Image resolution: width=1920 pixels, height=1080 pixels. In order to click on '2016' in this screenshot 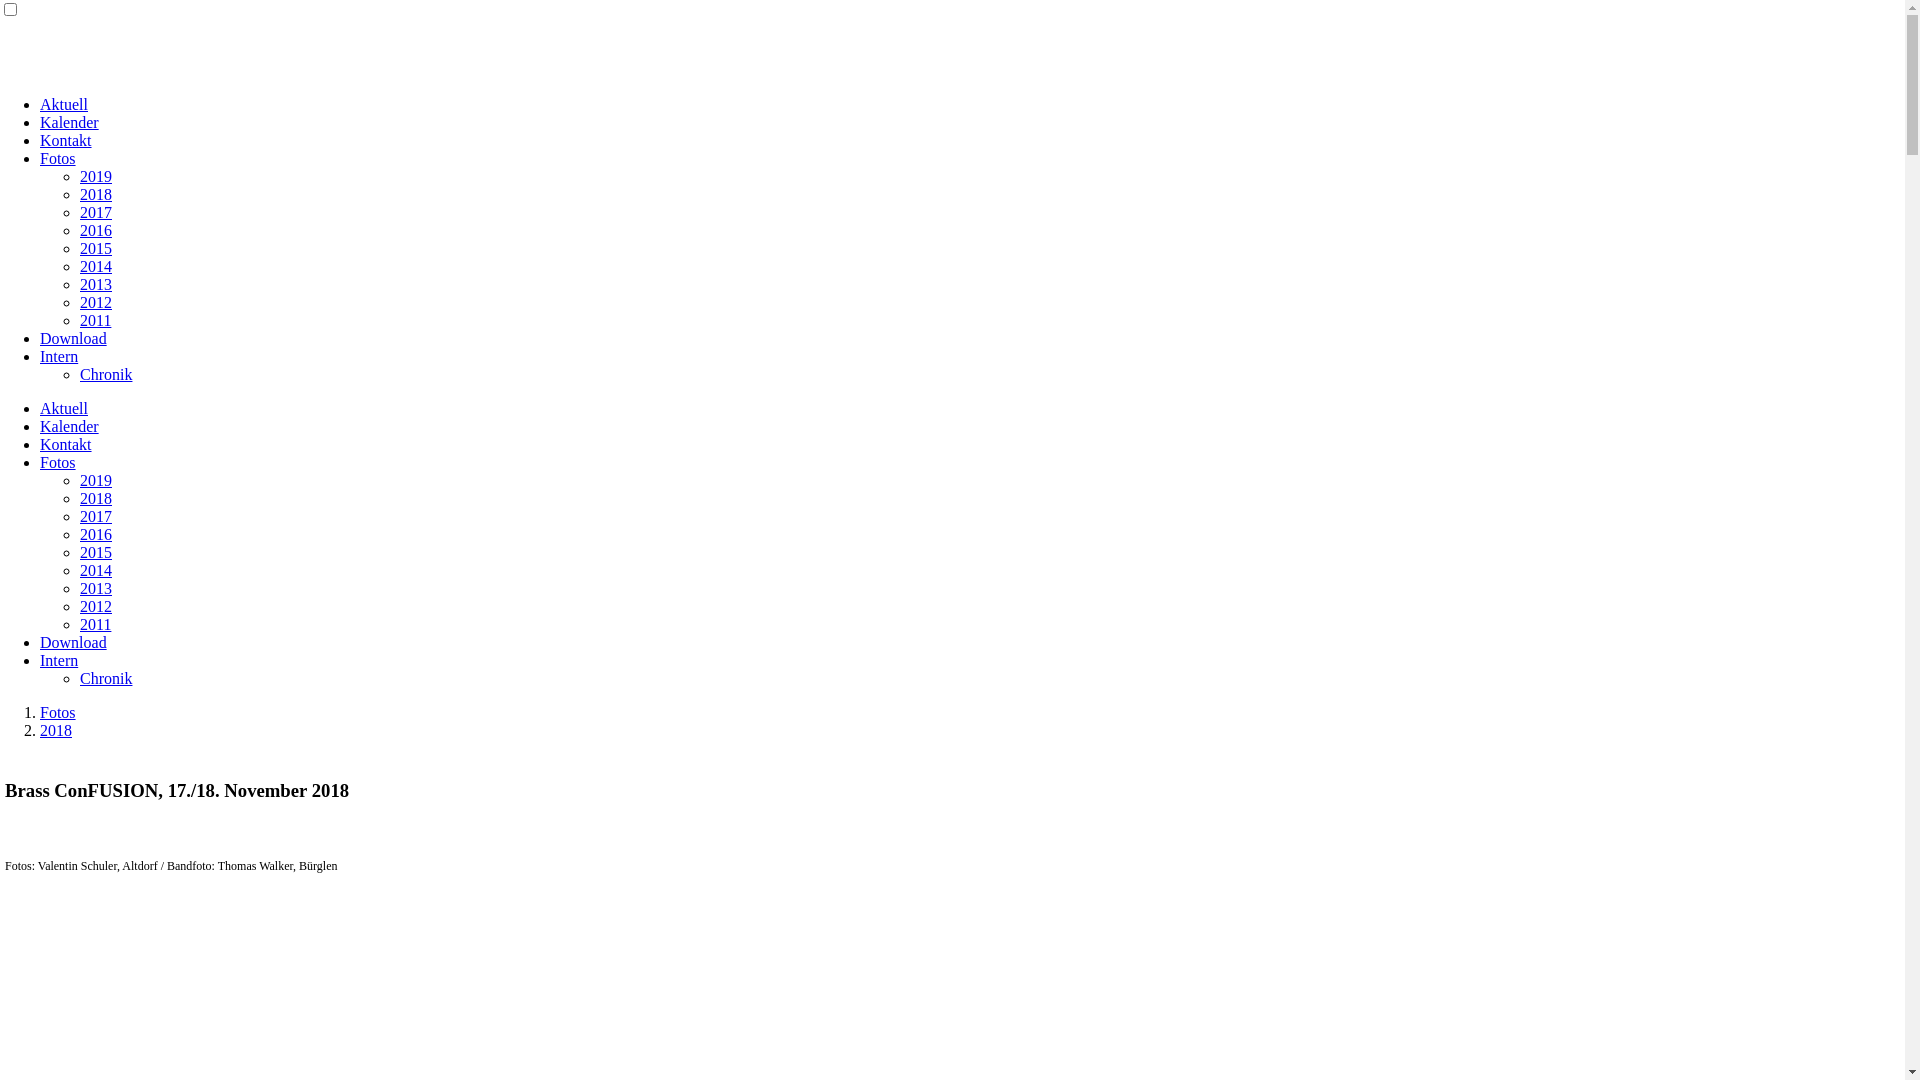, I will do `click(95, 533)`.